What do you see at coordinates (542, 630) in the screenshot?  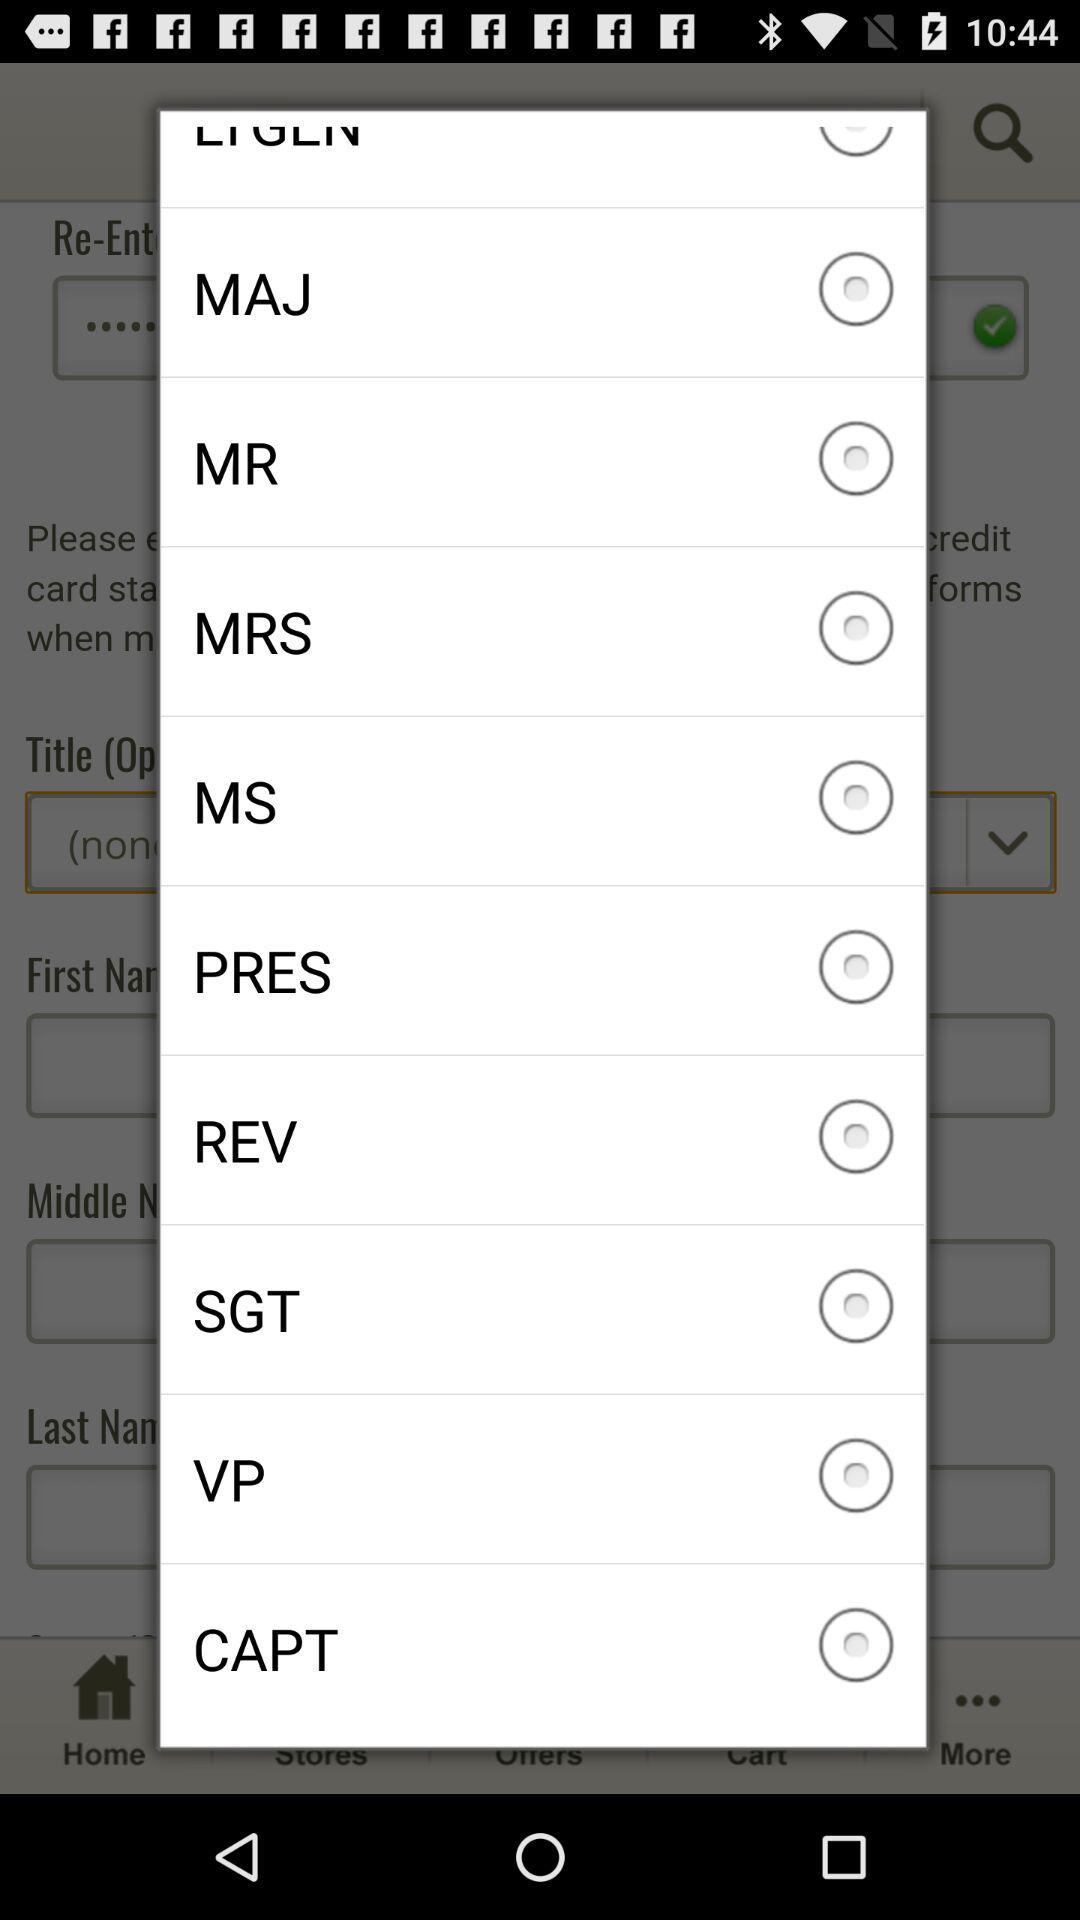 I see `mrs item` at bounding box center [542, 630].